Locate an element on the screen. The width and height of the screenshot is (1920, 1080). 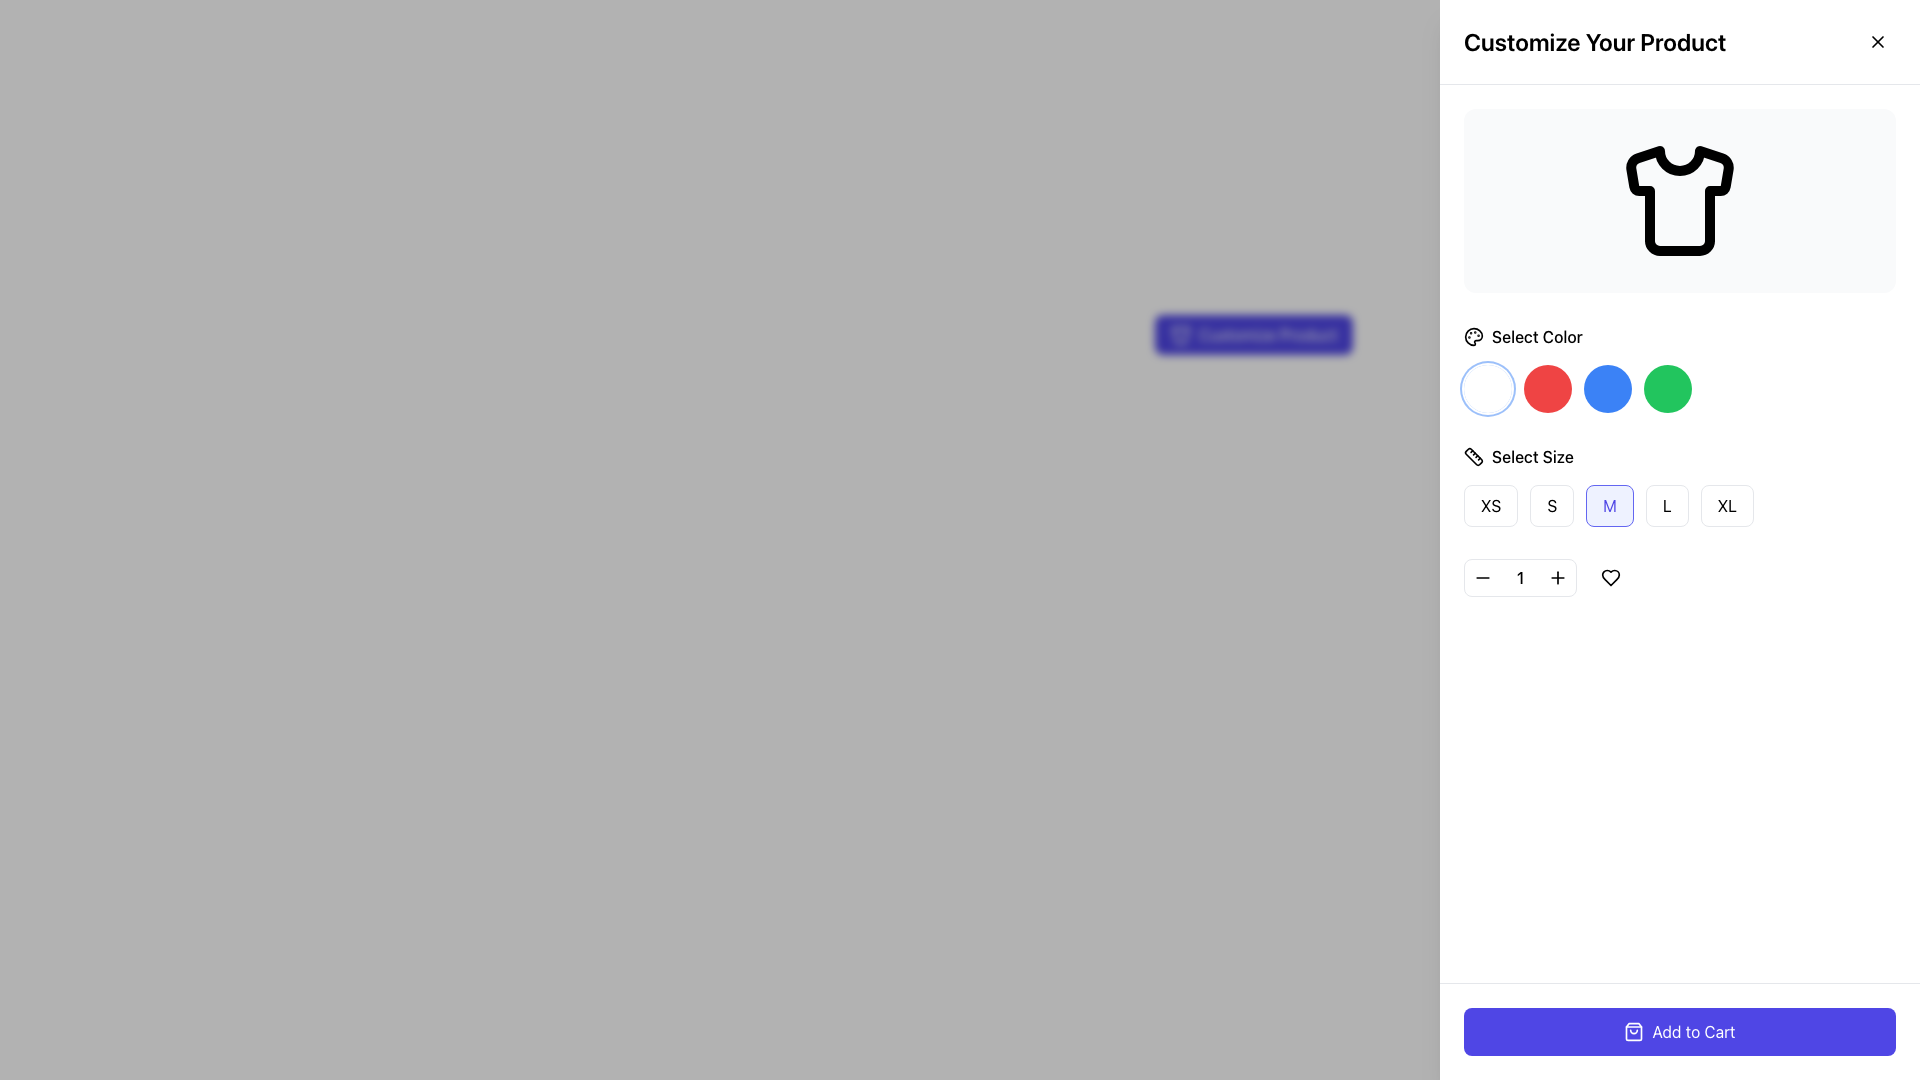
the painter's palette icon located to the immediate left of the 'Select Color' text in the right sidebar of the user interface is located at coordinates (1473, 335).